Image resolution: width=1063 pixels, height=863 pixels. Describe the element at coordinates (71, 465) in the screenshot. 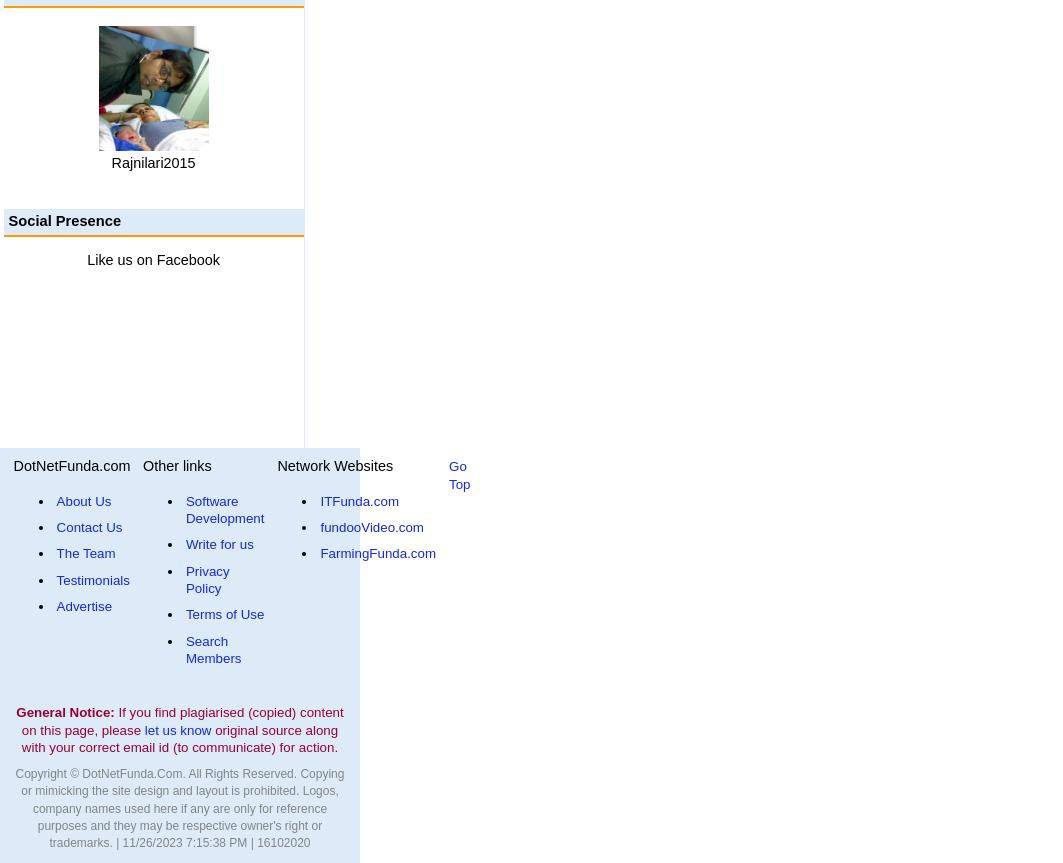

I see `'DotNetFunda.com'` at that location.